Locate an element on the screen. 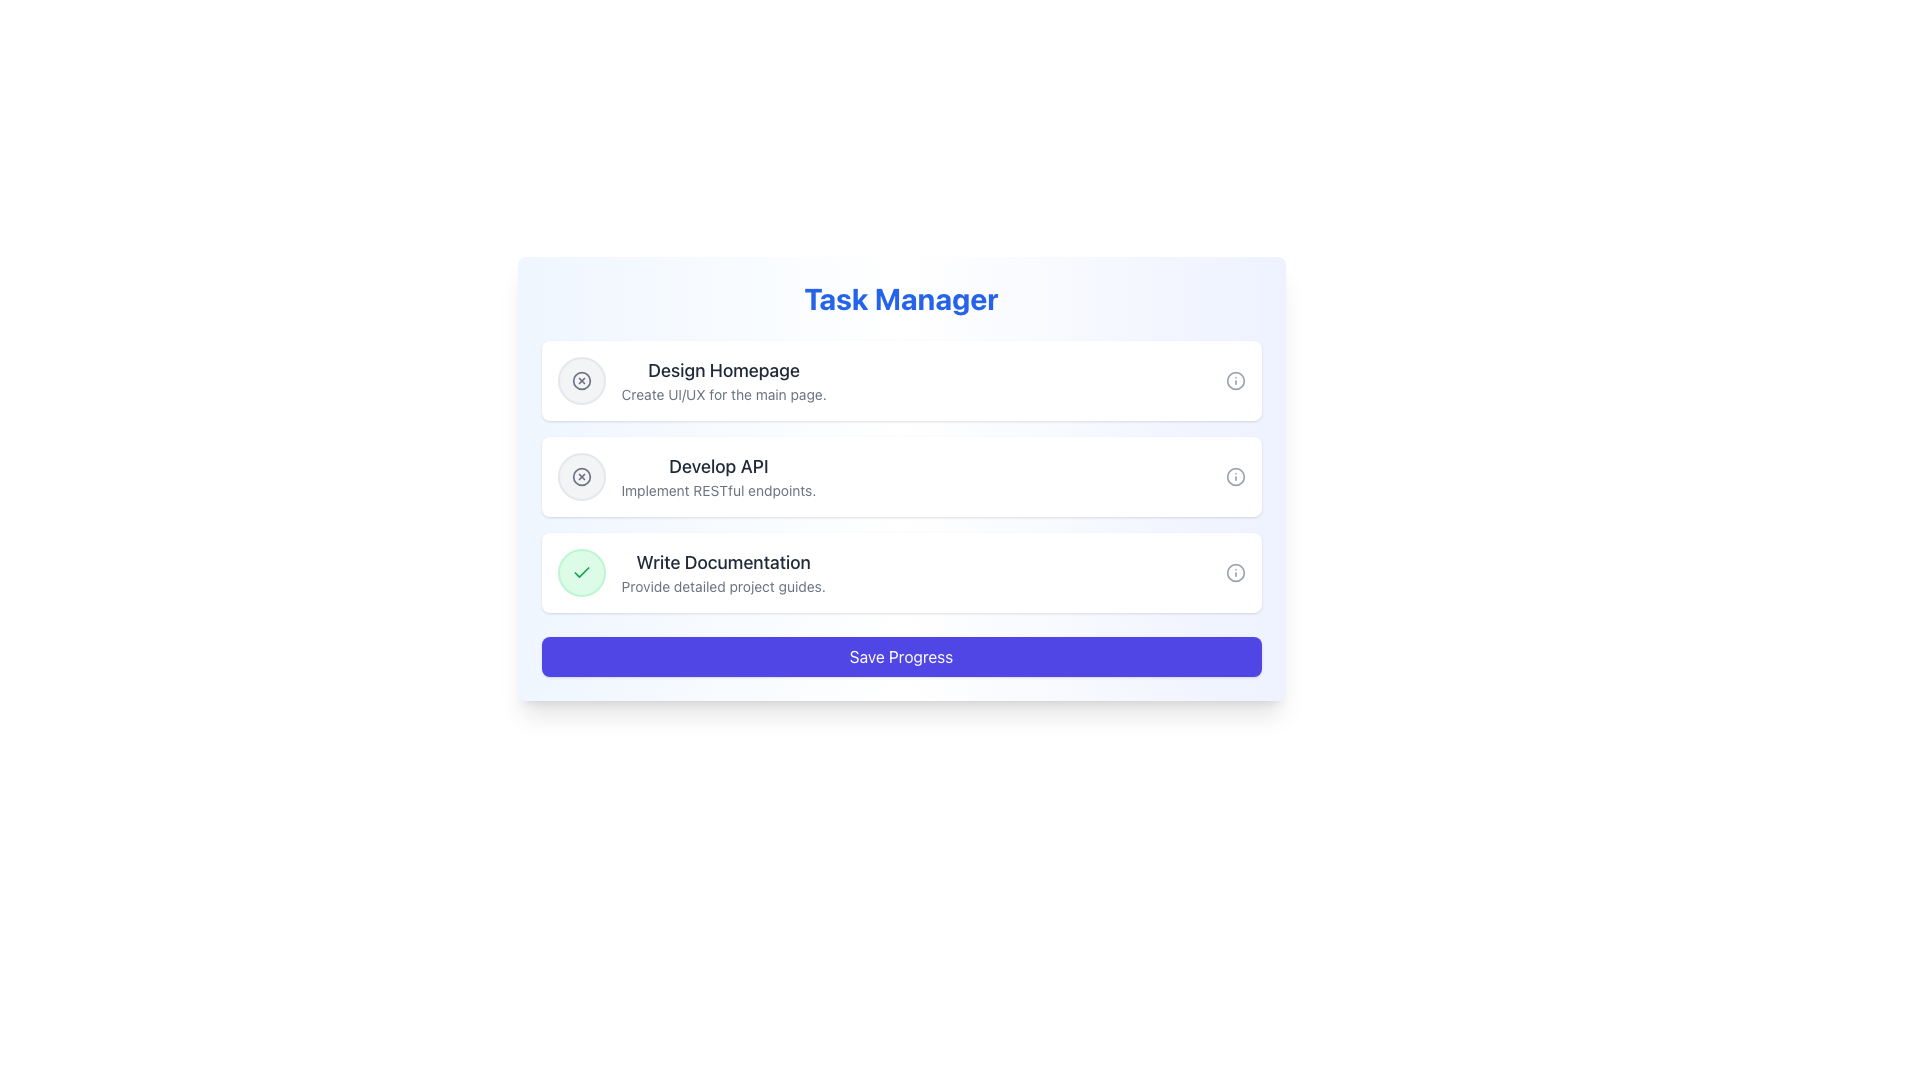 This screenshot has height=1080, width=1920. the text element displaying the task title 'Develop API' and subtitle 'Implement RESTful endpoints', located in the middle task card of the vertical list is located at coordinates (686, 477).